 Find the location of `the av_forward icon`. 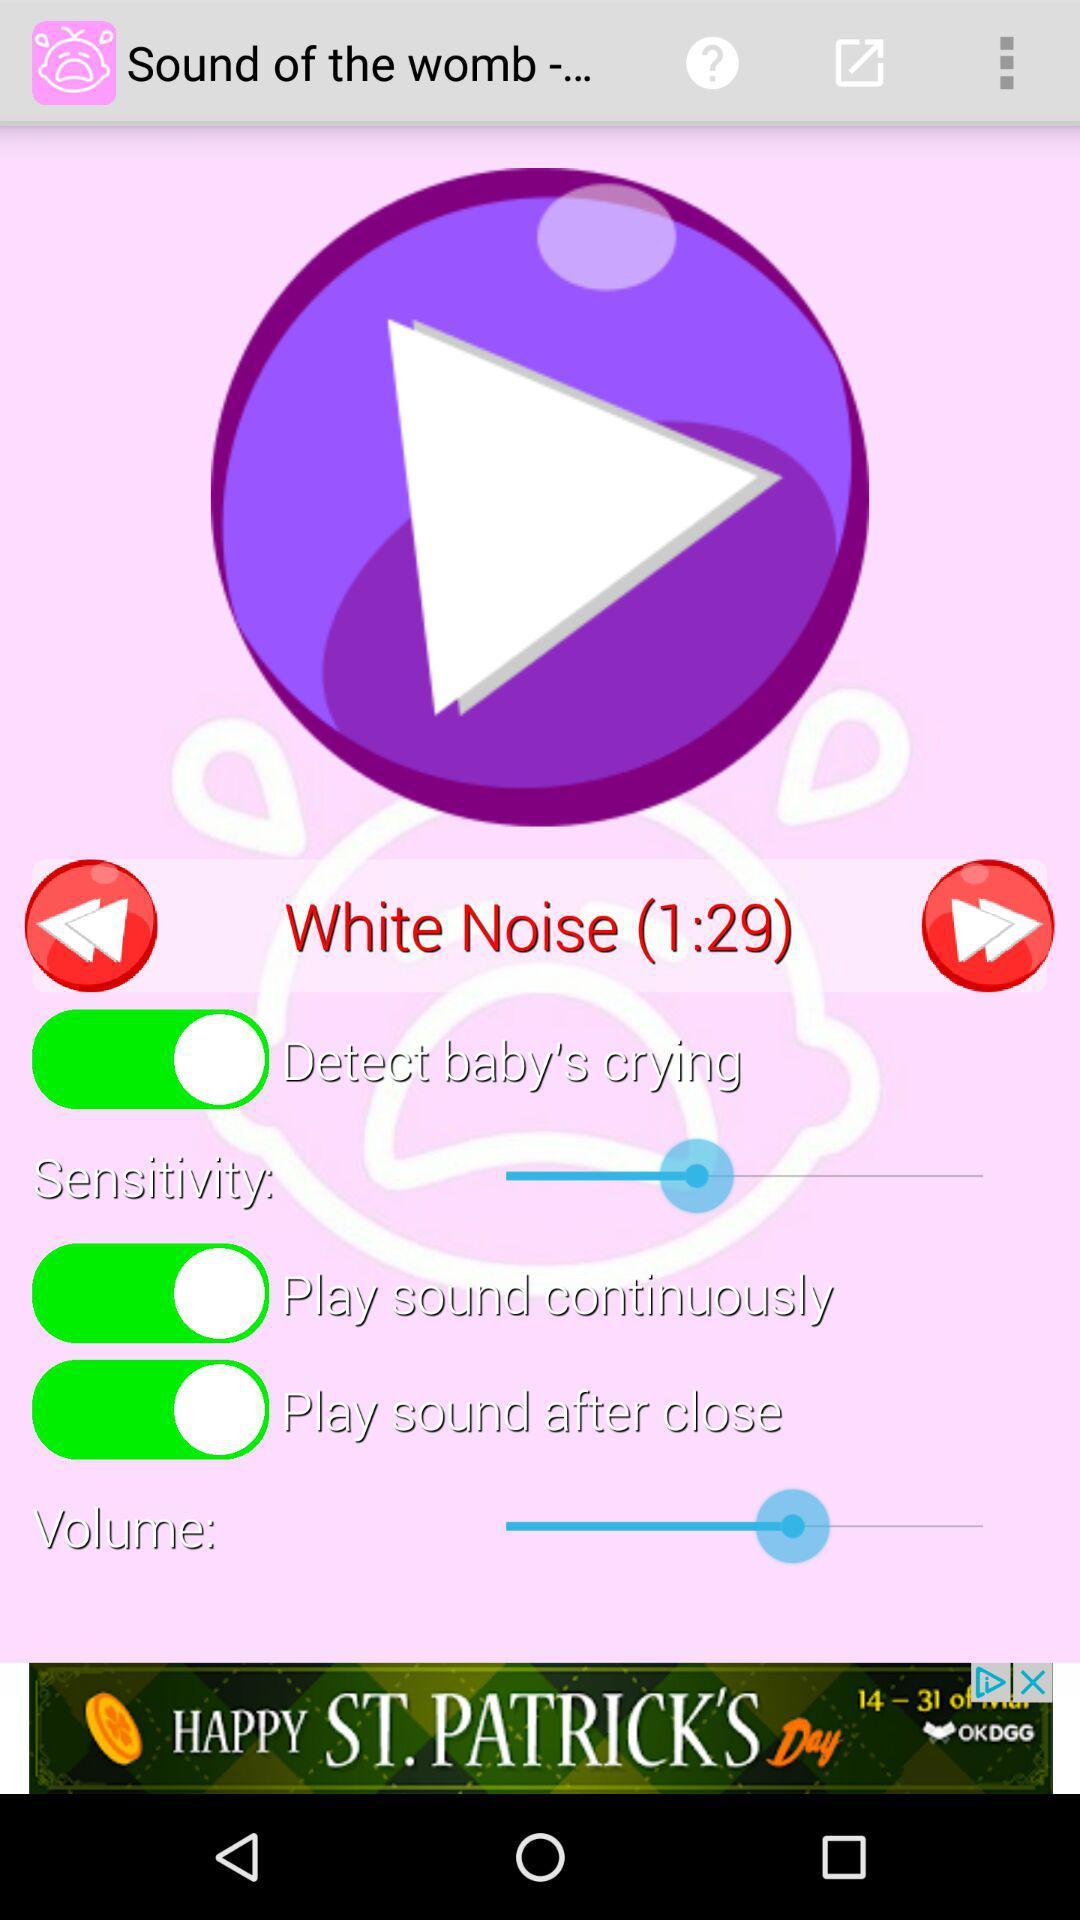

the av_forward icon is located at coordinates (987, 990).